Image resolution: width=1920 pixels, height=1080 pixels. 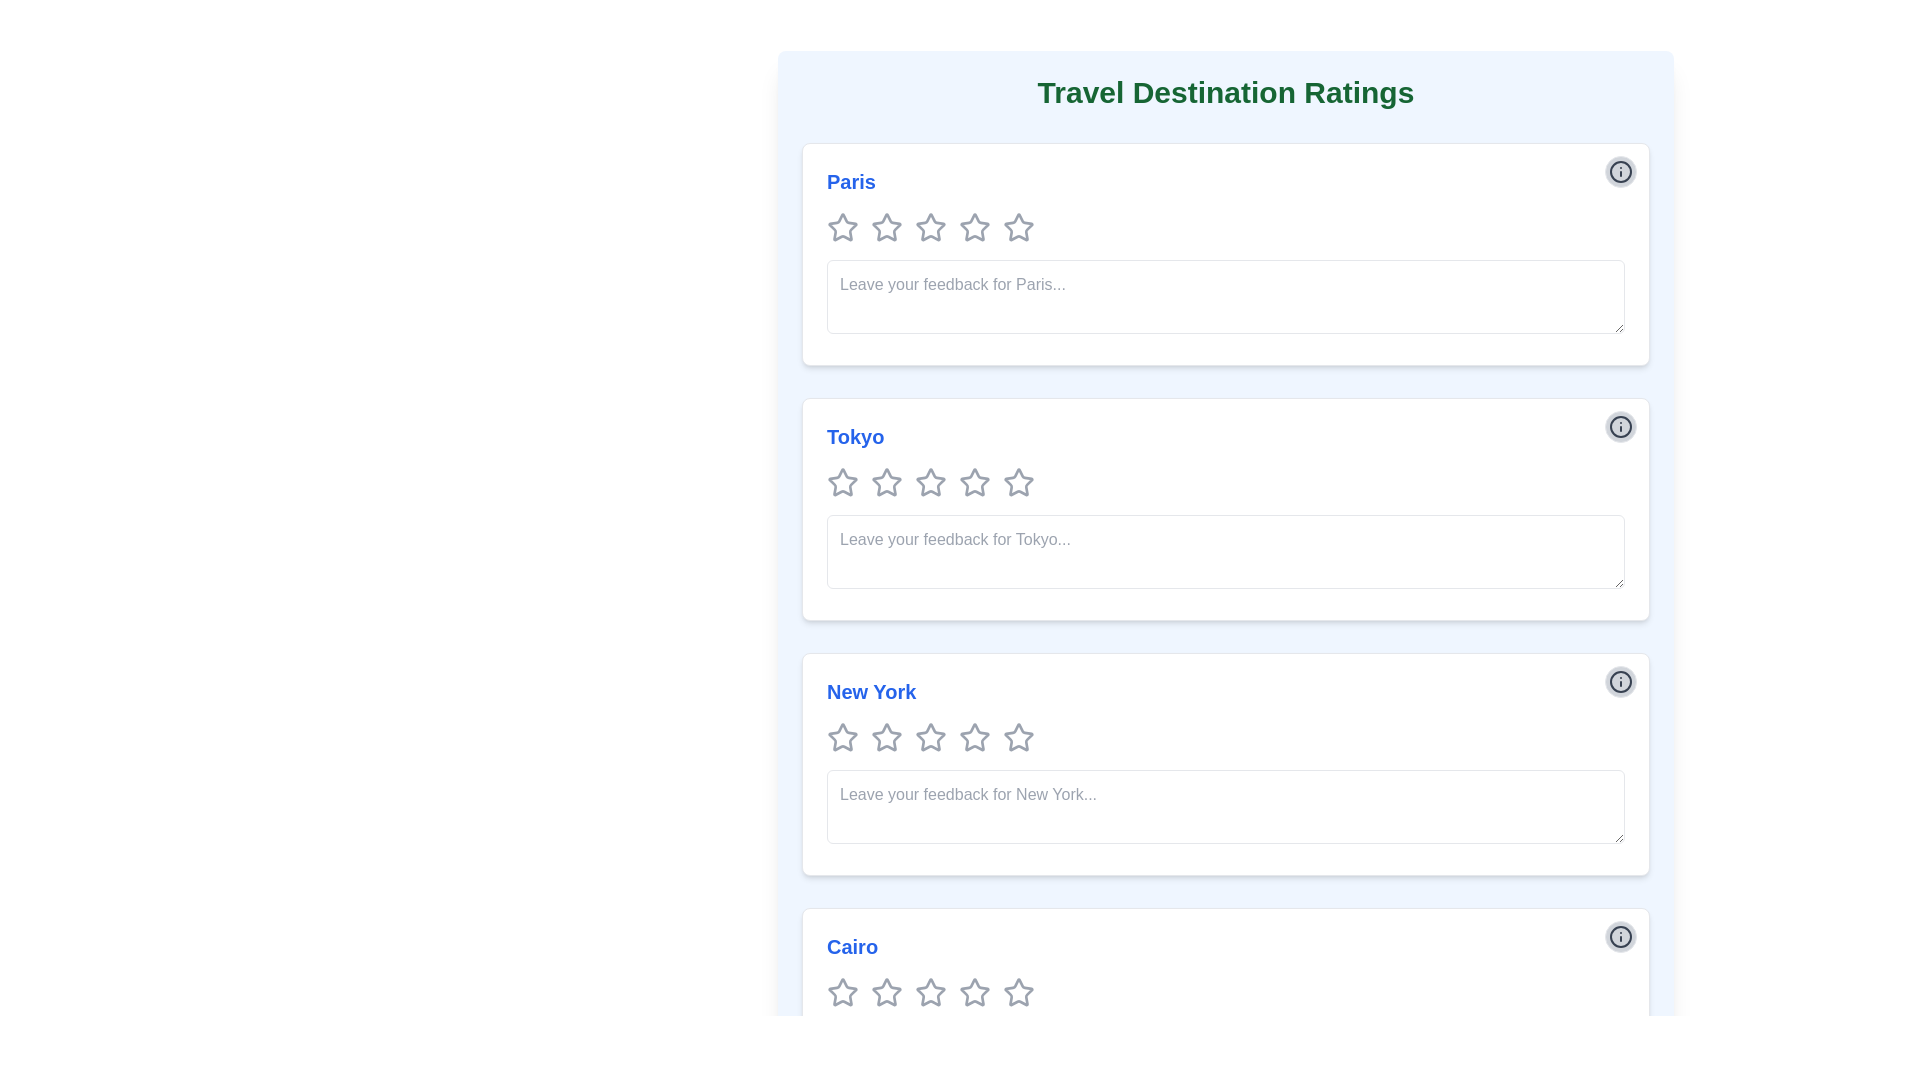 I want to click on the first star icon in the rating section for the 'Cairo' destination, so click(x=930, y=992).